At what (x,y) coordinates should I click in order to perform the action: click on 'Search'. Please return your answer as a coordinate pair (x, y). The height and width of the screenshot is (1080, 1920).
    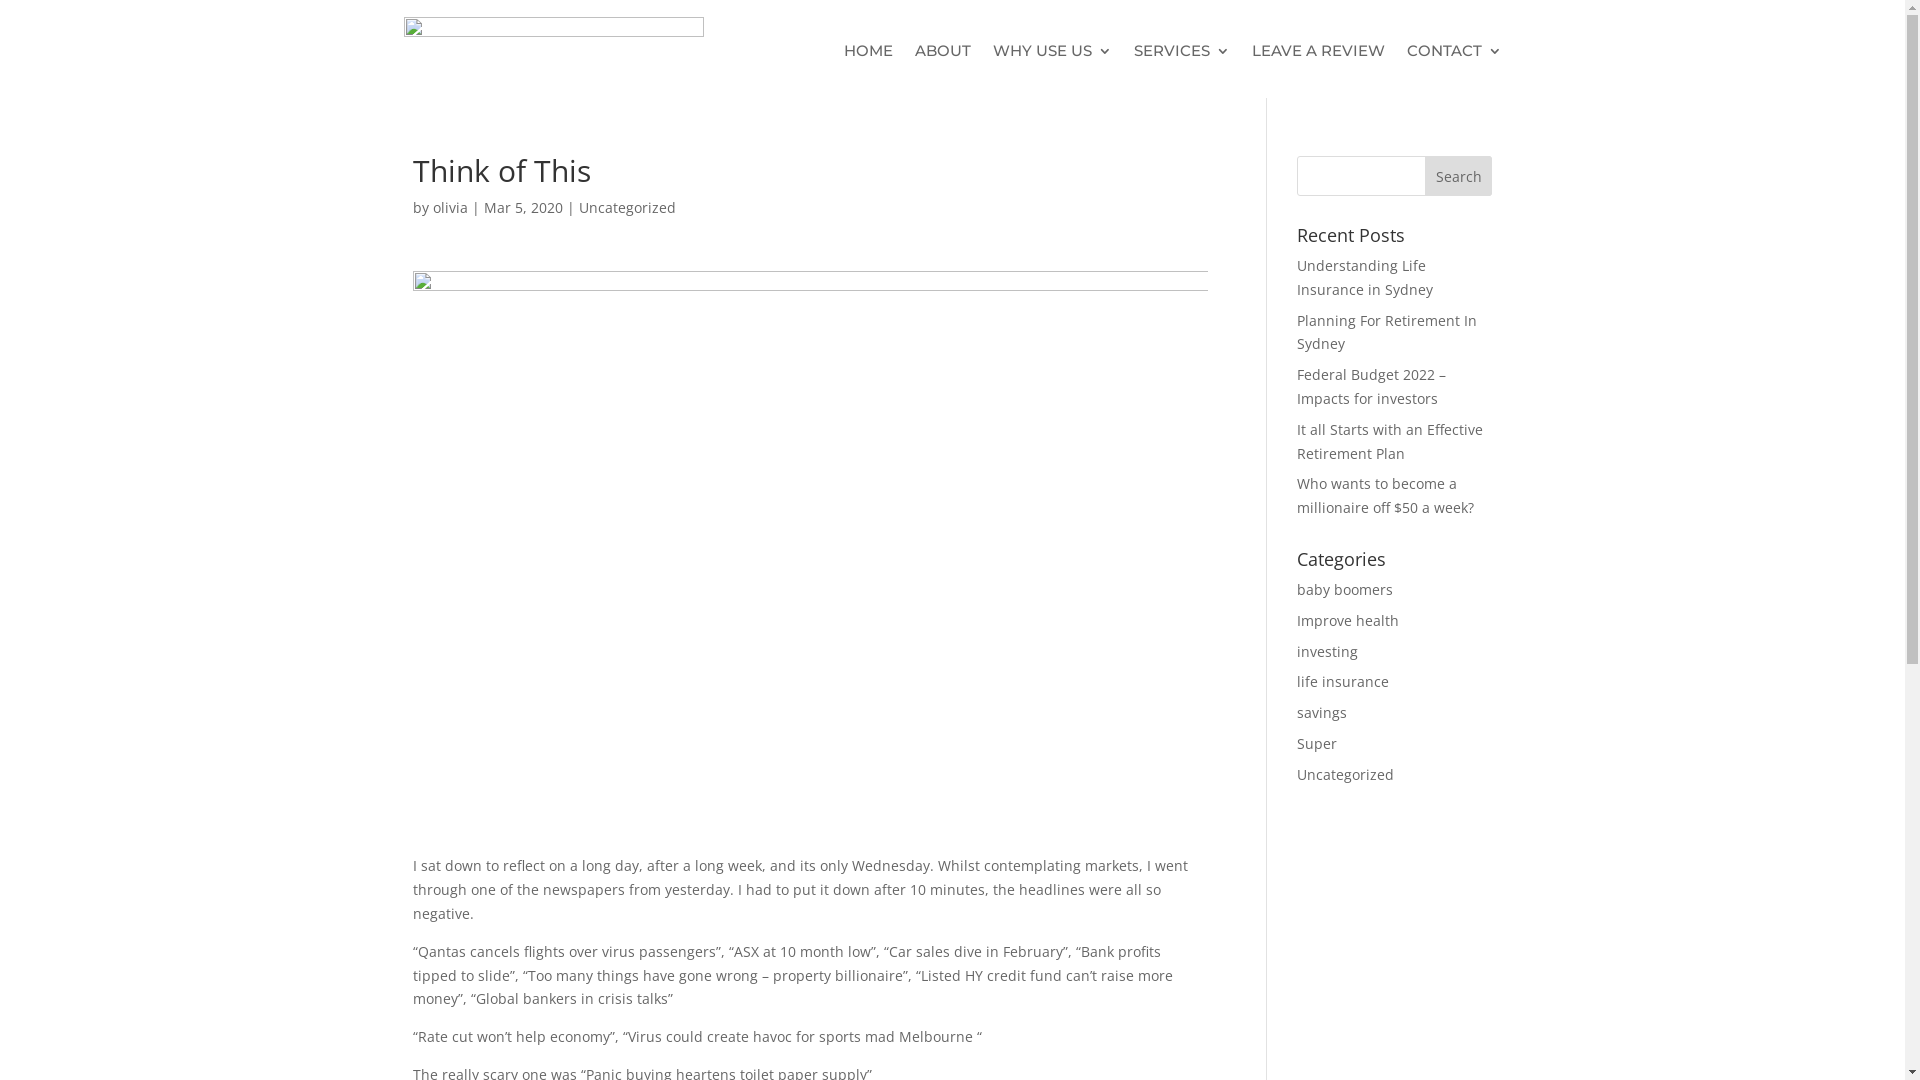
    Looking at the image, I should click on (1424, 175).